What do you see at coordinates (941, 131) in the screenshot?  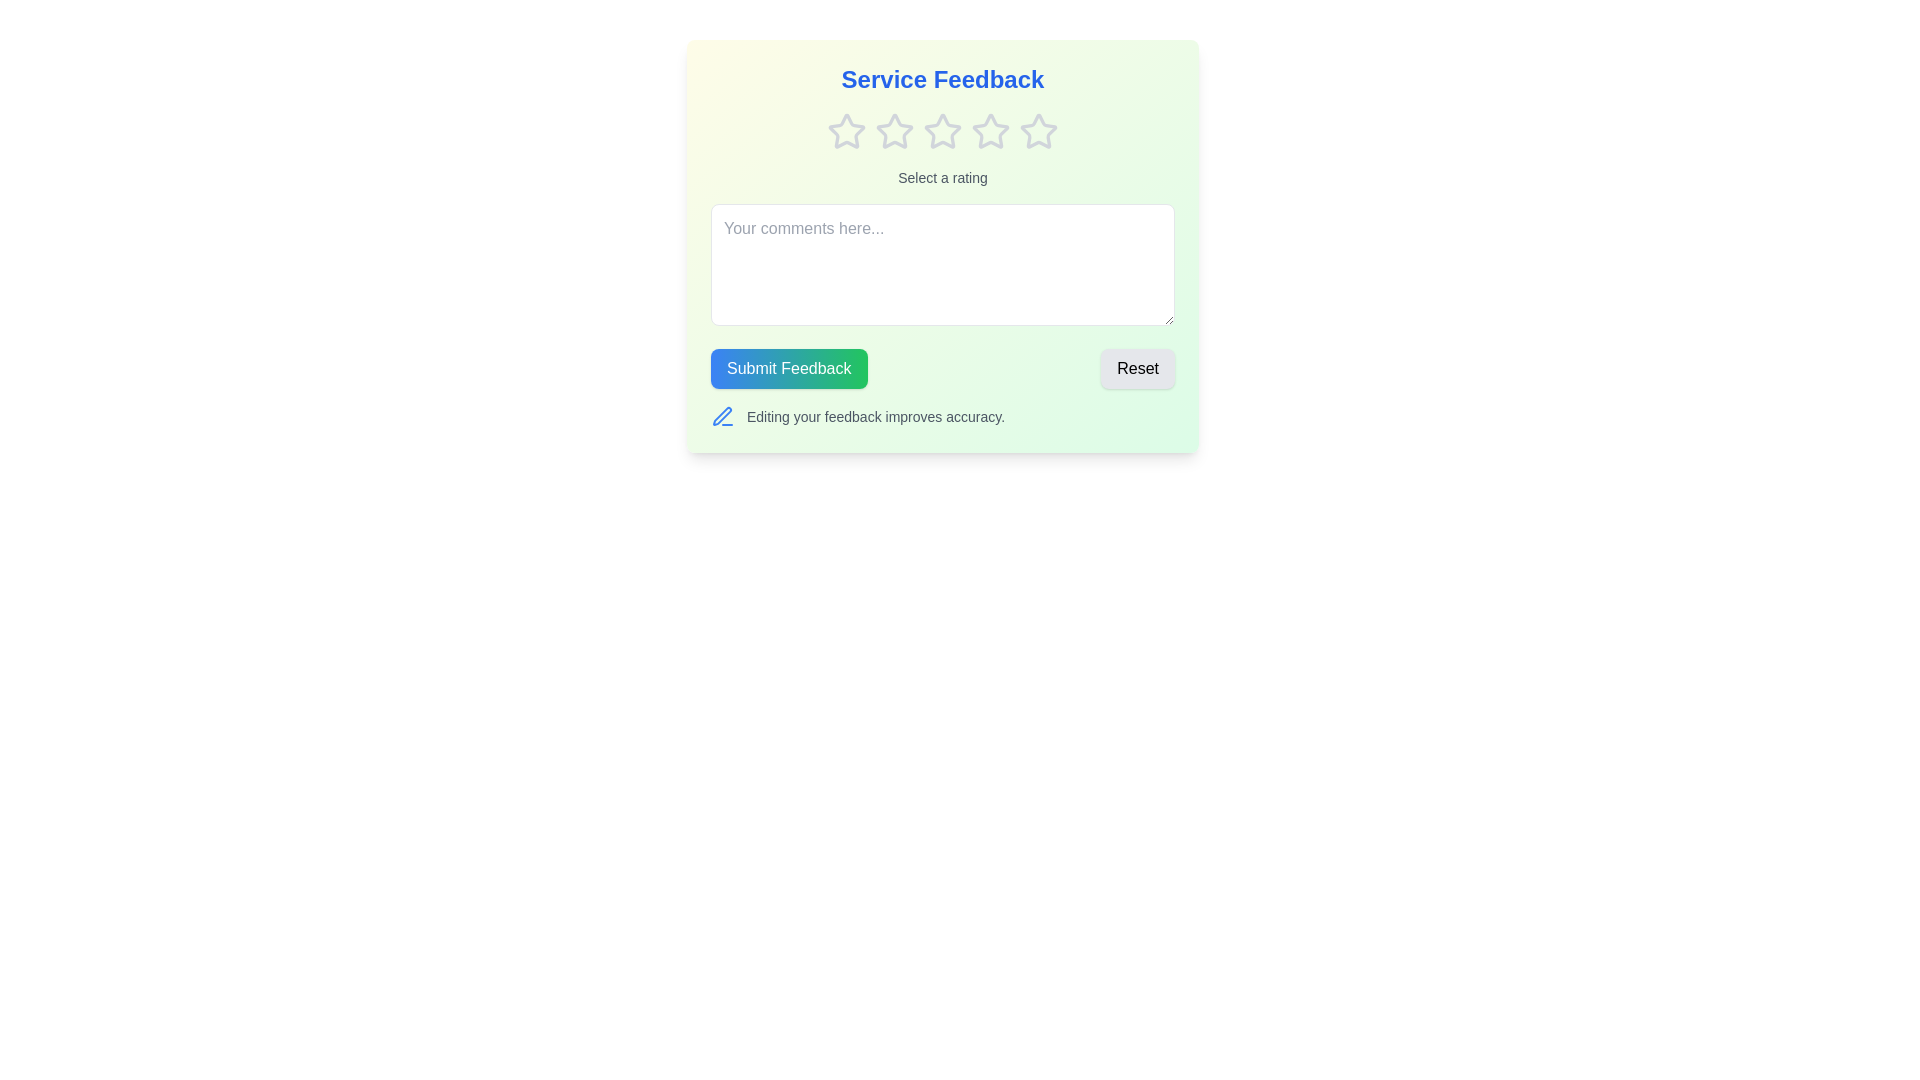 I see `the third star icon in the five-star rating system located in the feedback form interface` at bounding box center [941, 131].